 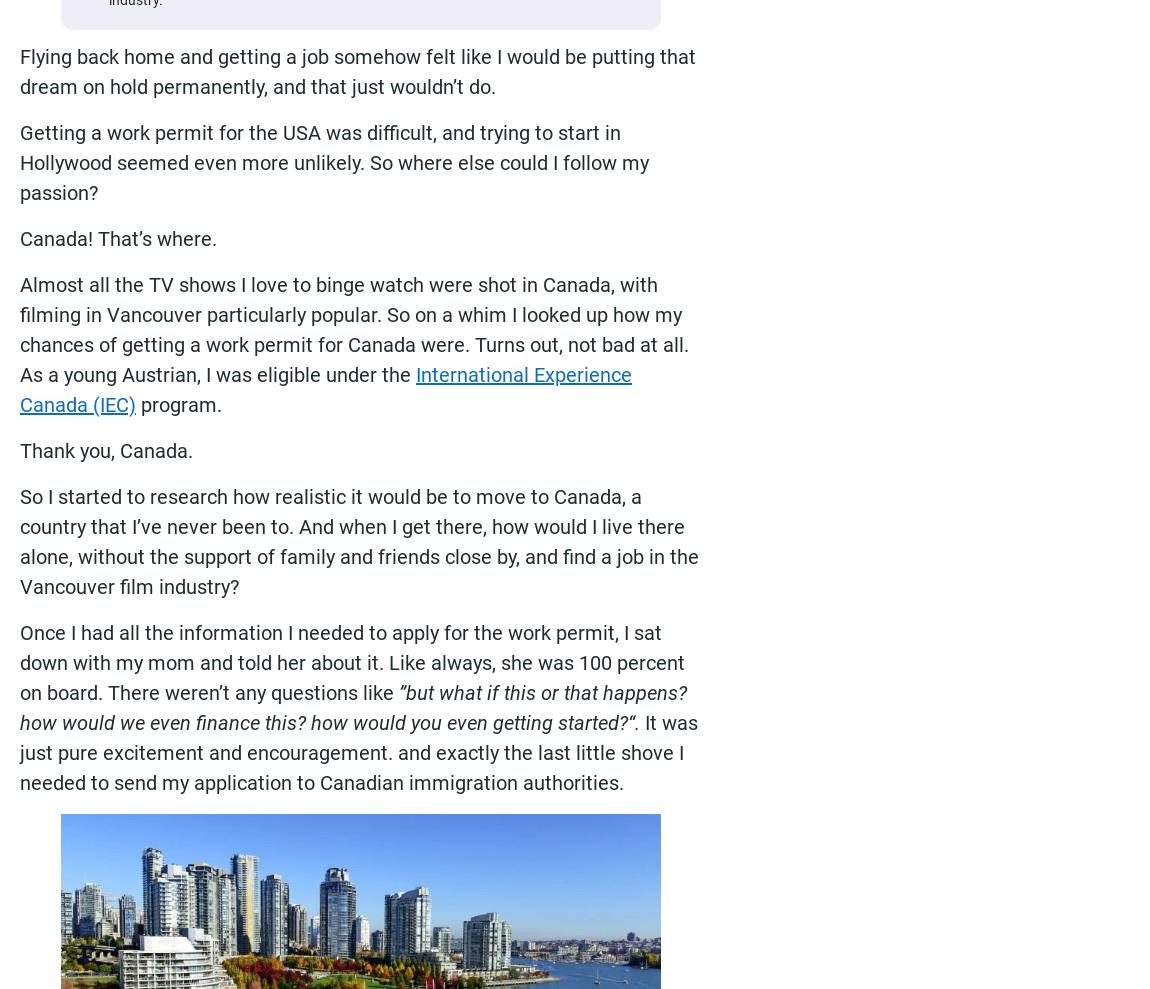 I want to click on 'Healthcare', so click(x=991, y=954).